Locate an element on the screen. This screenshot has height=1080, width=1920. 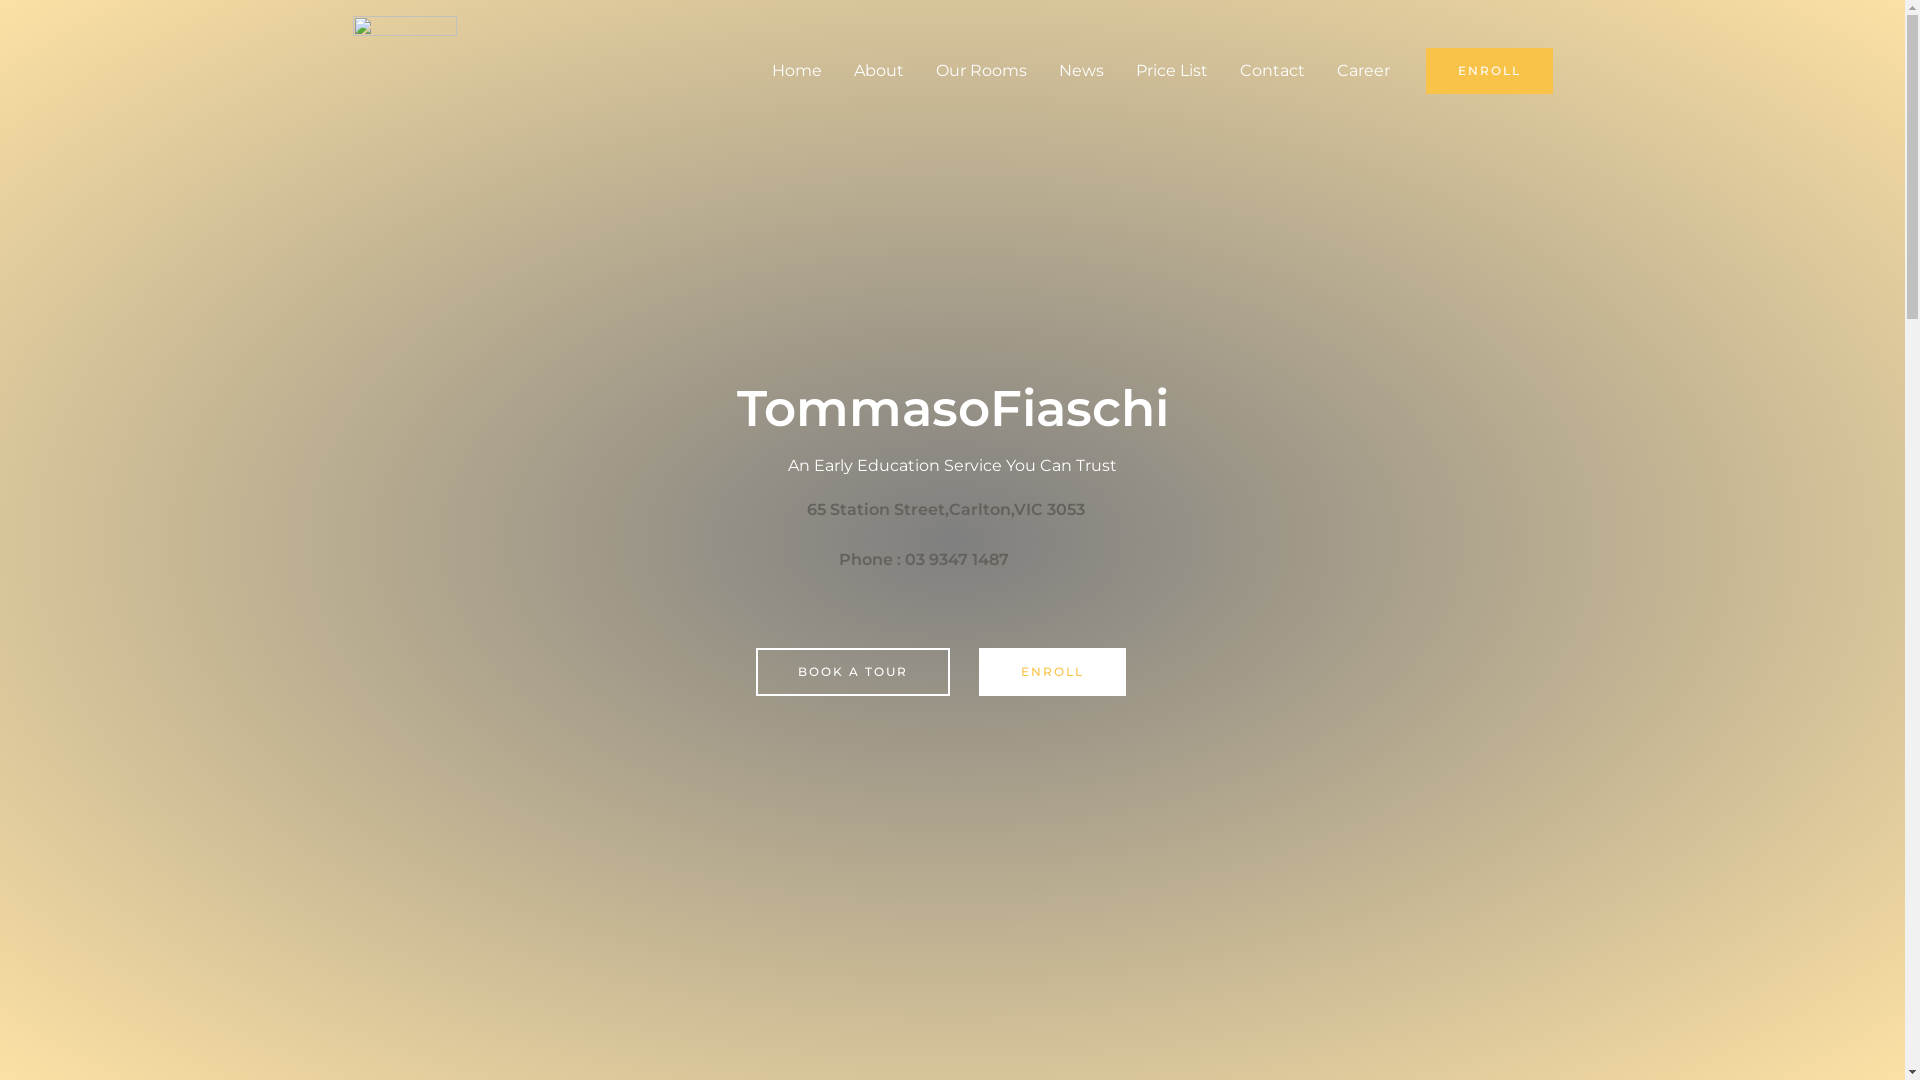
'Price List' is located at coordinates (1171, 69).